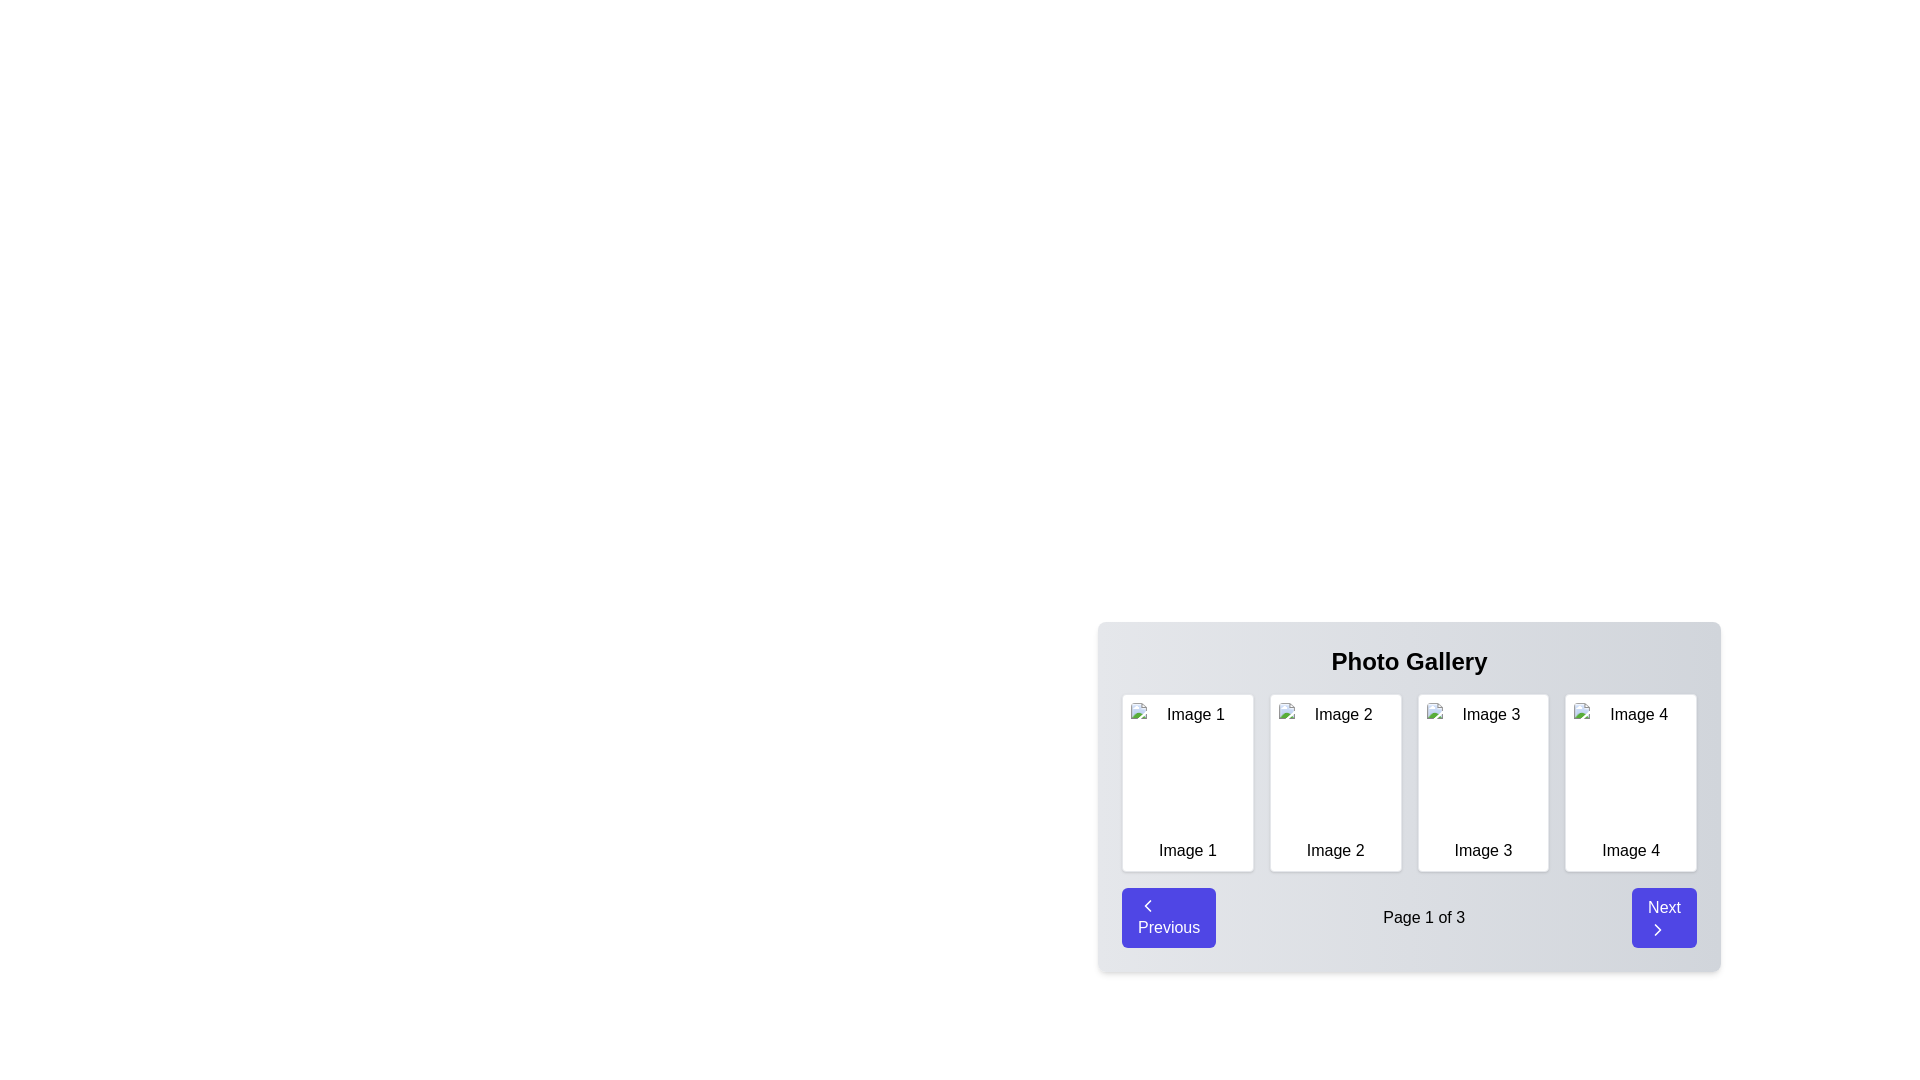  Describe the element at coordinates (1147, 906) in the screenshot. I see `the left-facing chevron icon used for the 'Previous' action in the photo gallery interface` at that location.